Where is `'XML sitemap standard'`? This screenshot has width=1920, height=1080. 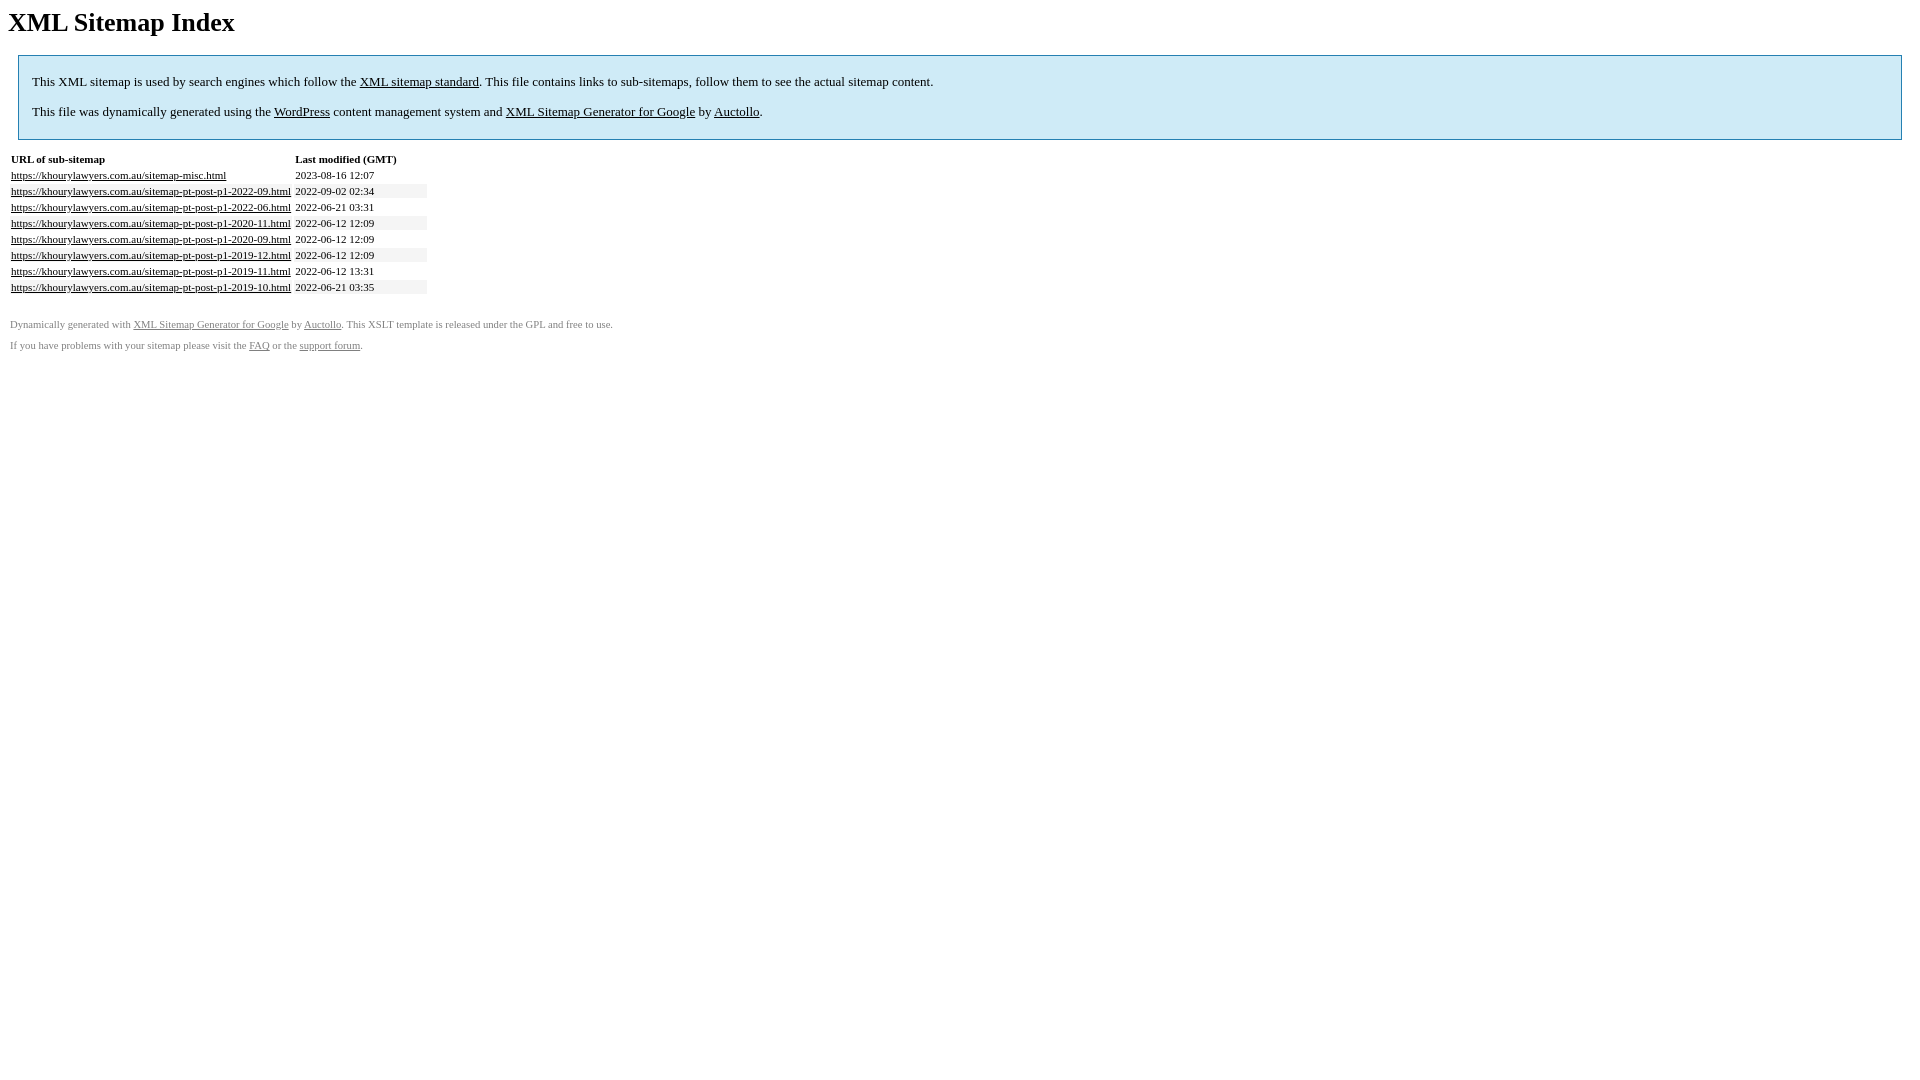
'XML sitemap standard' is located at coordinates (418, 80).